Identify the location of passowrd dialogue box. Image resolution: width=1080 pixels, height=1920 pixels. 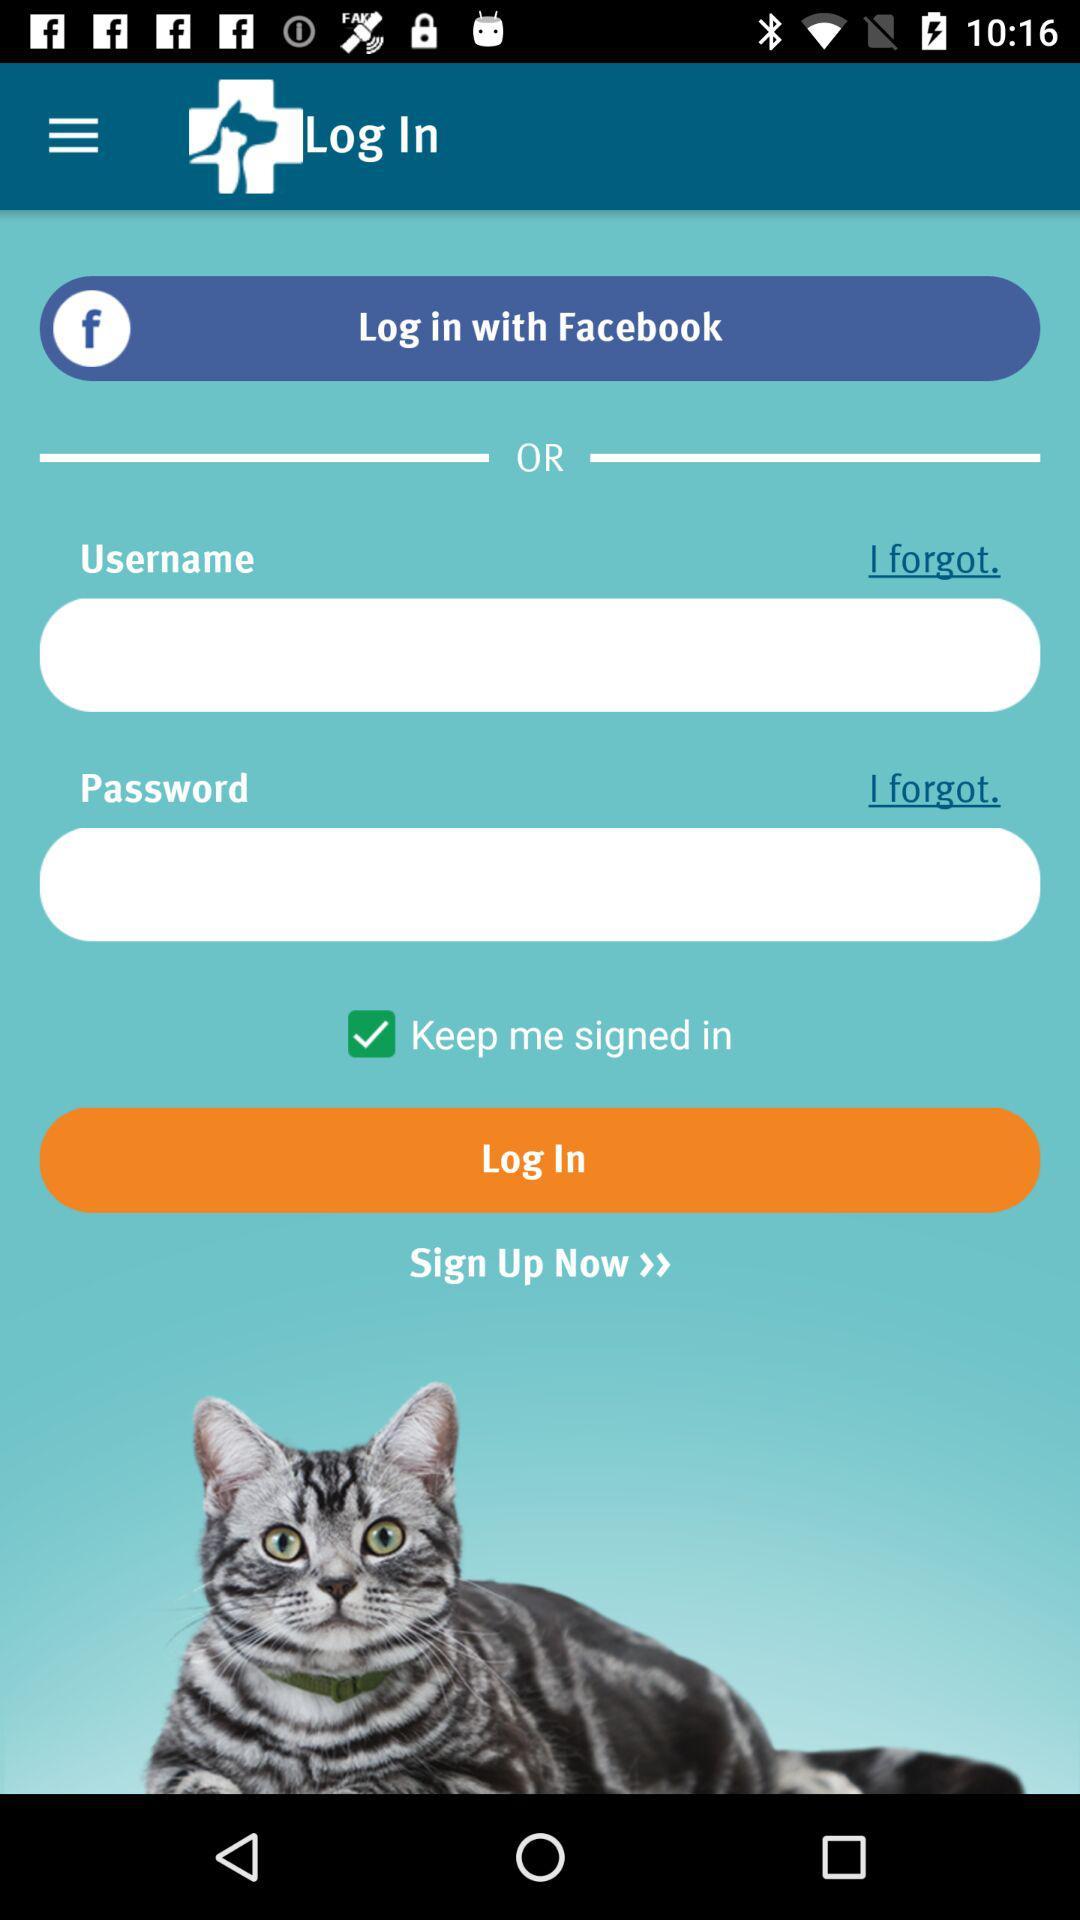
(540, 883).